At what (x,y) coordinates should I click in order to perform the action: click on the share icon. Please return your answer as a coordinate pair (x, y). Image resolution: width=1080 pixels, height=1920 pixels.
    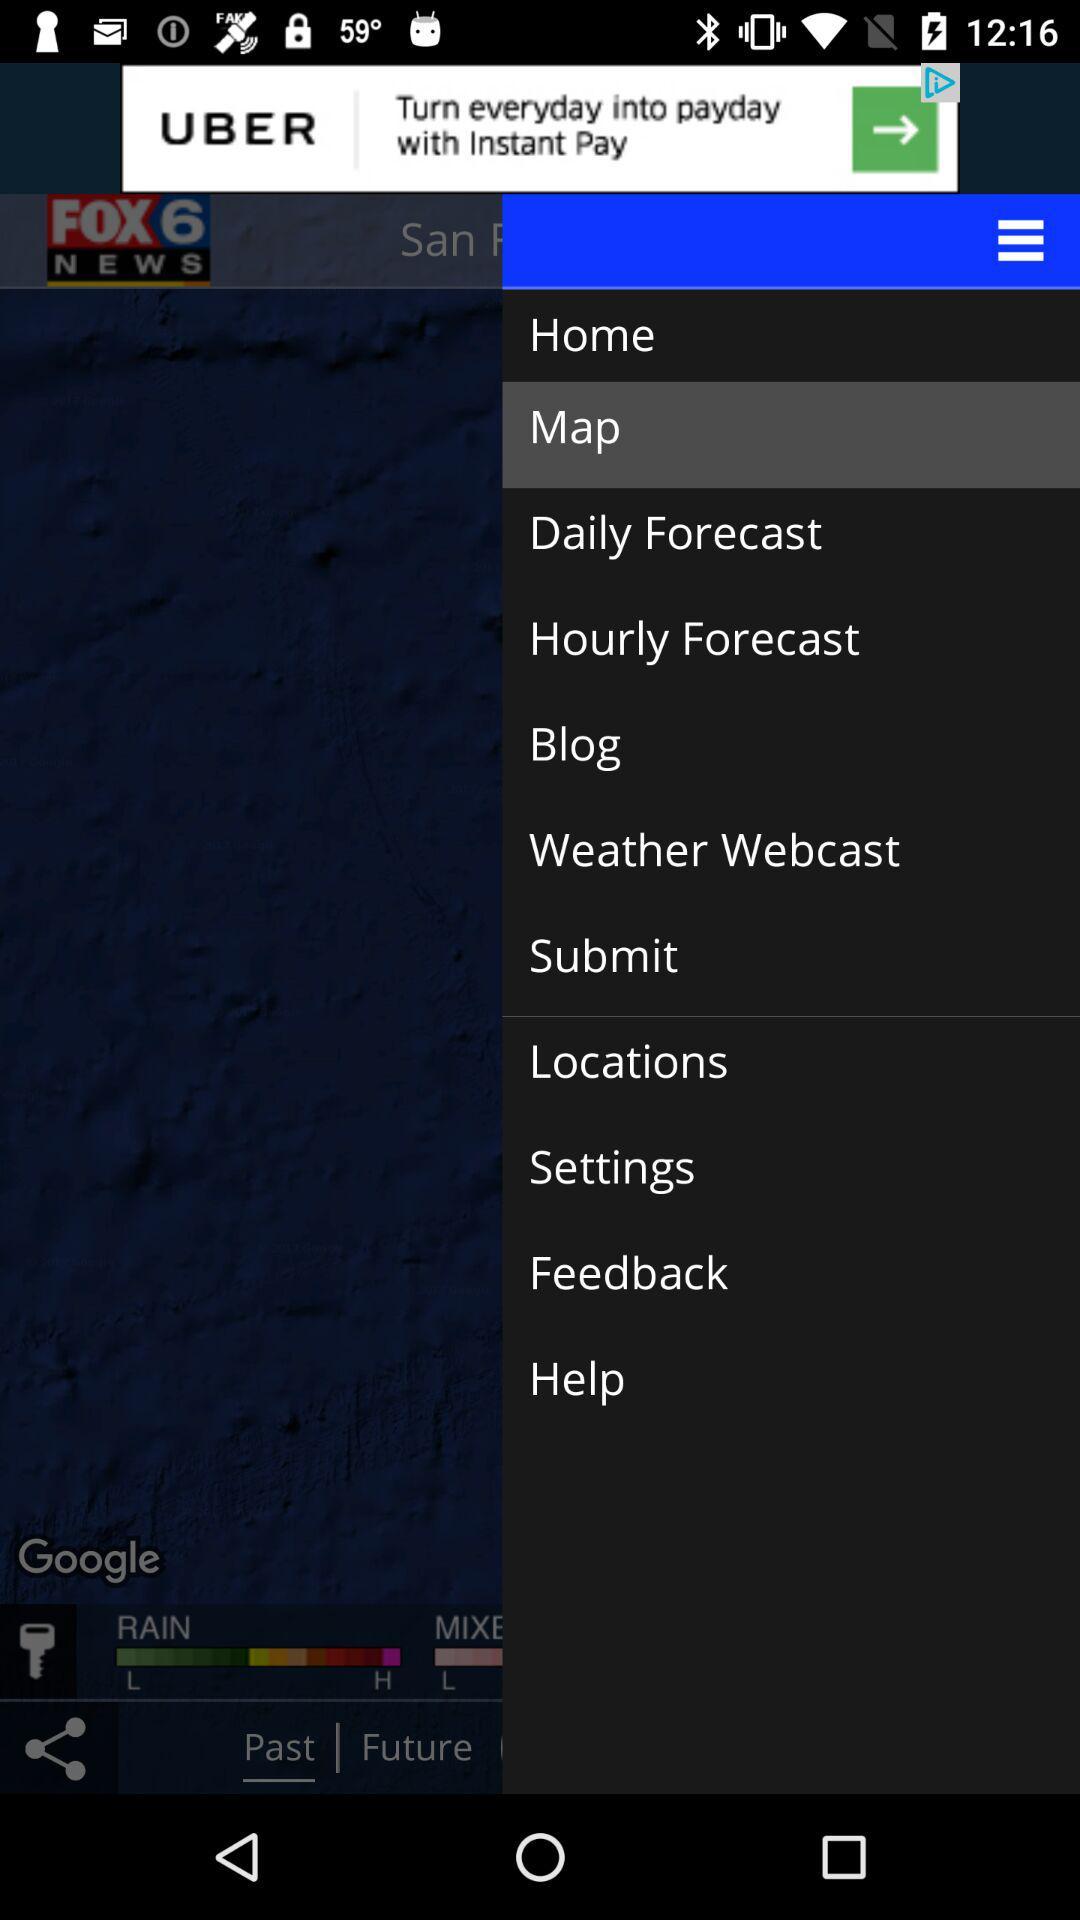
    Looking at the image, I should click on (58, 1746).